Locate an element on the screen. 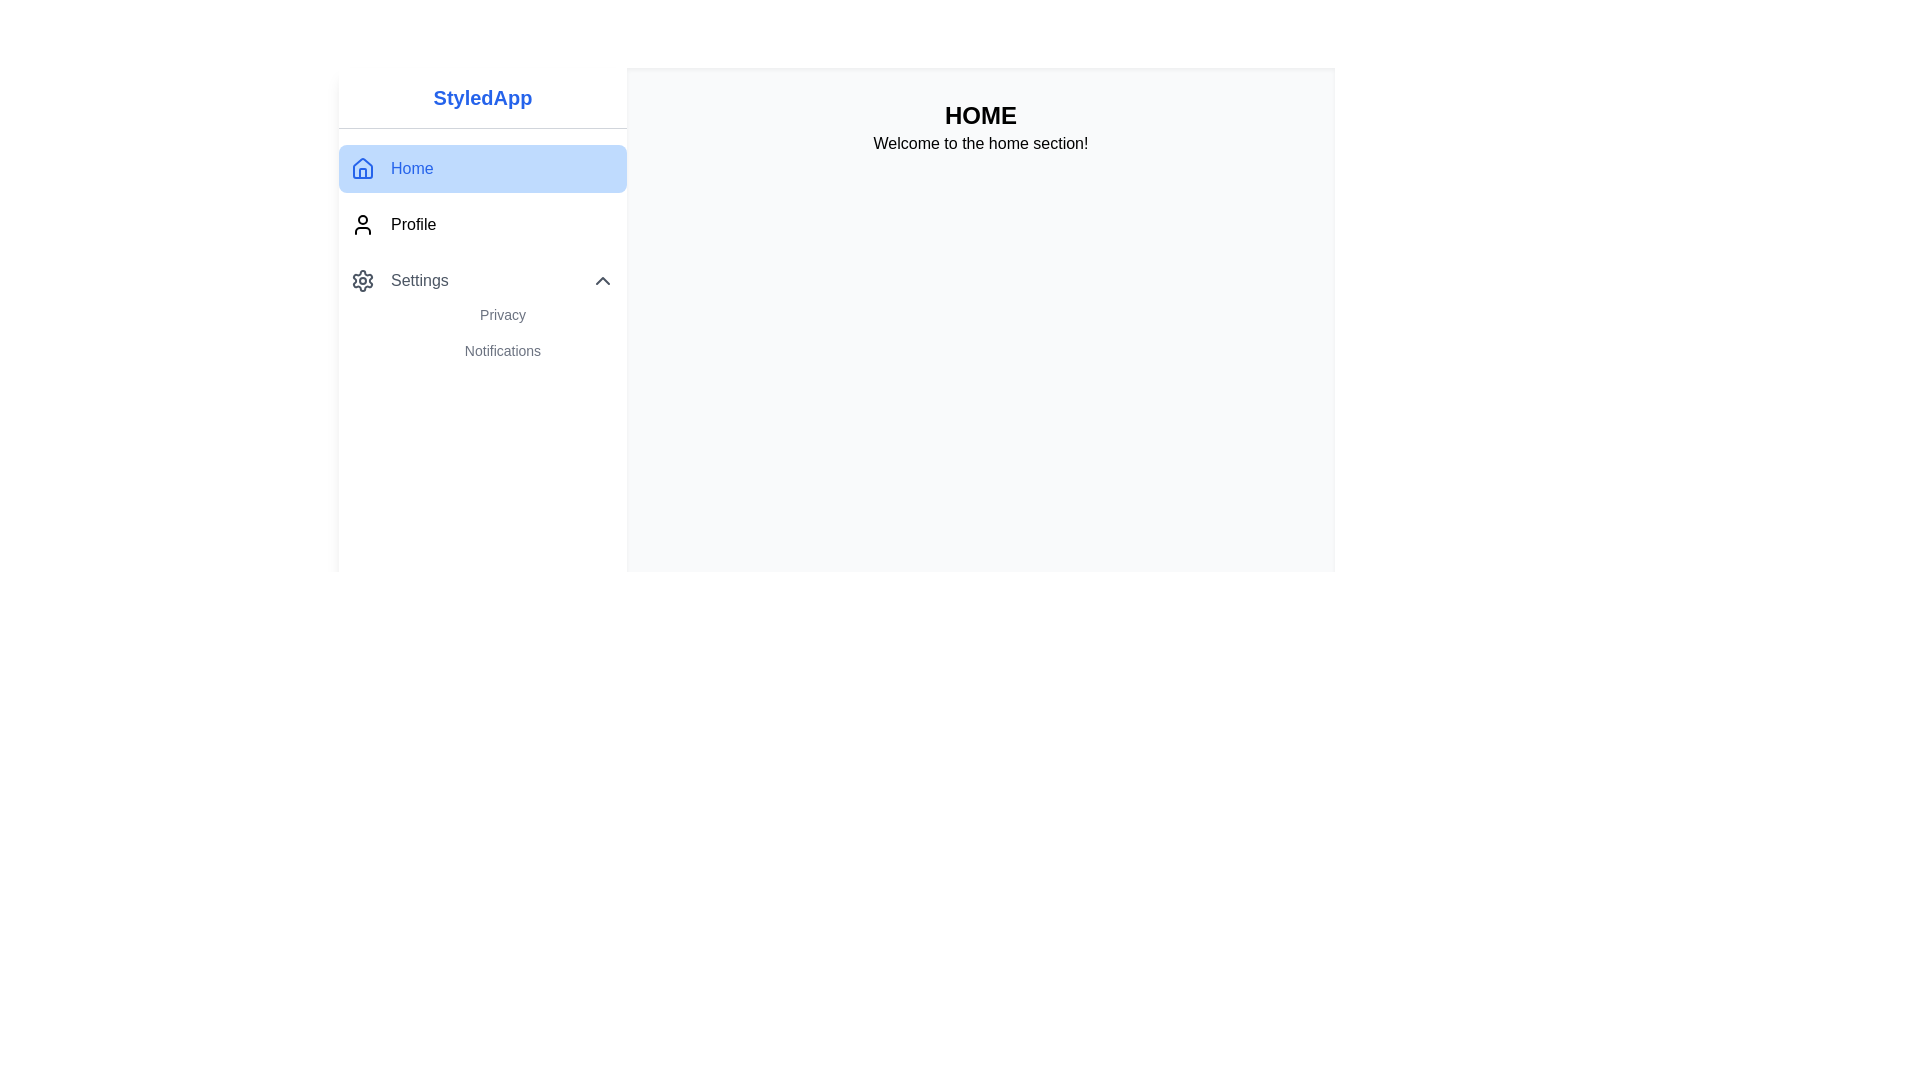 The width and height of the screenshot is (1920, 1080). the 'Privacy' link in the Dropdown menu located under the 'Settings' section of the sidebar menu is located at coordinates (483, 315).